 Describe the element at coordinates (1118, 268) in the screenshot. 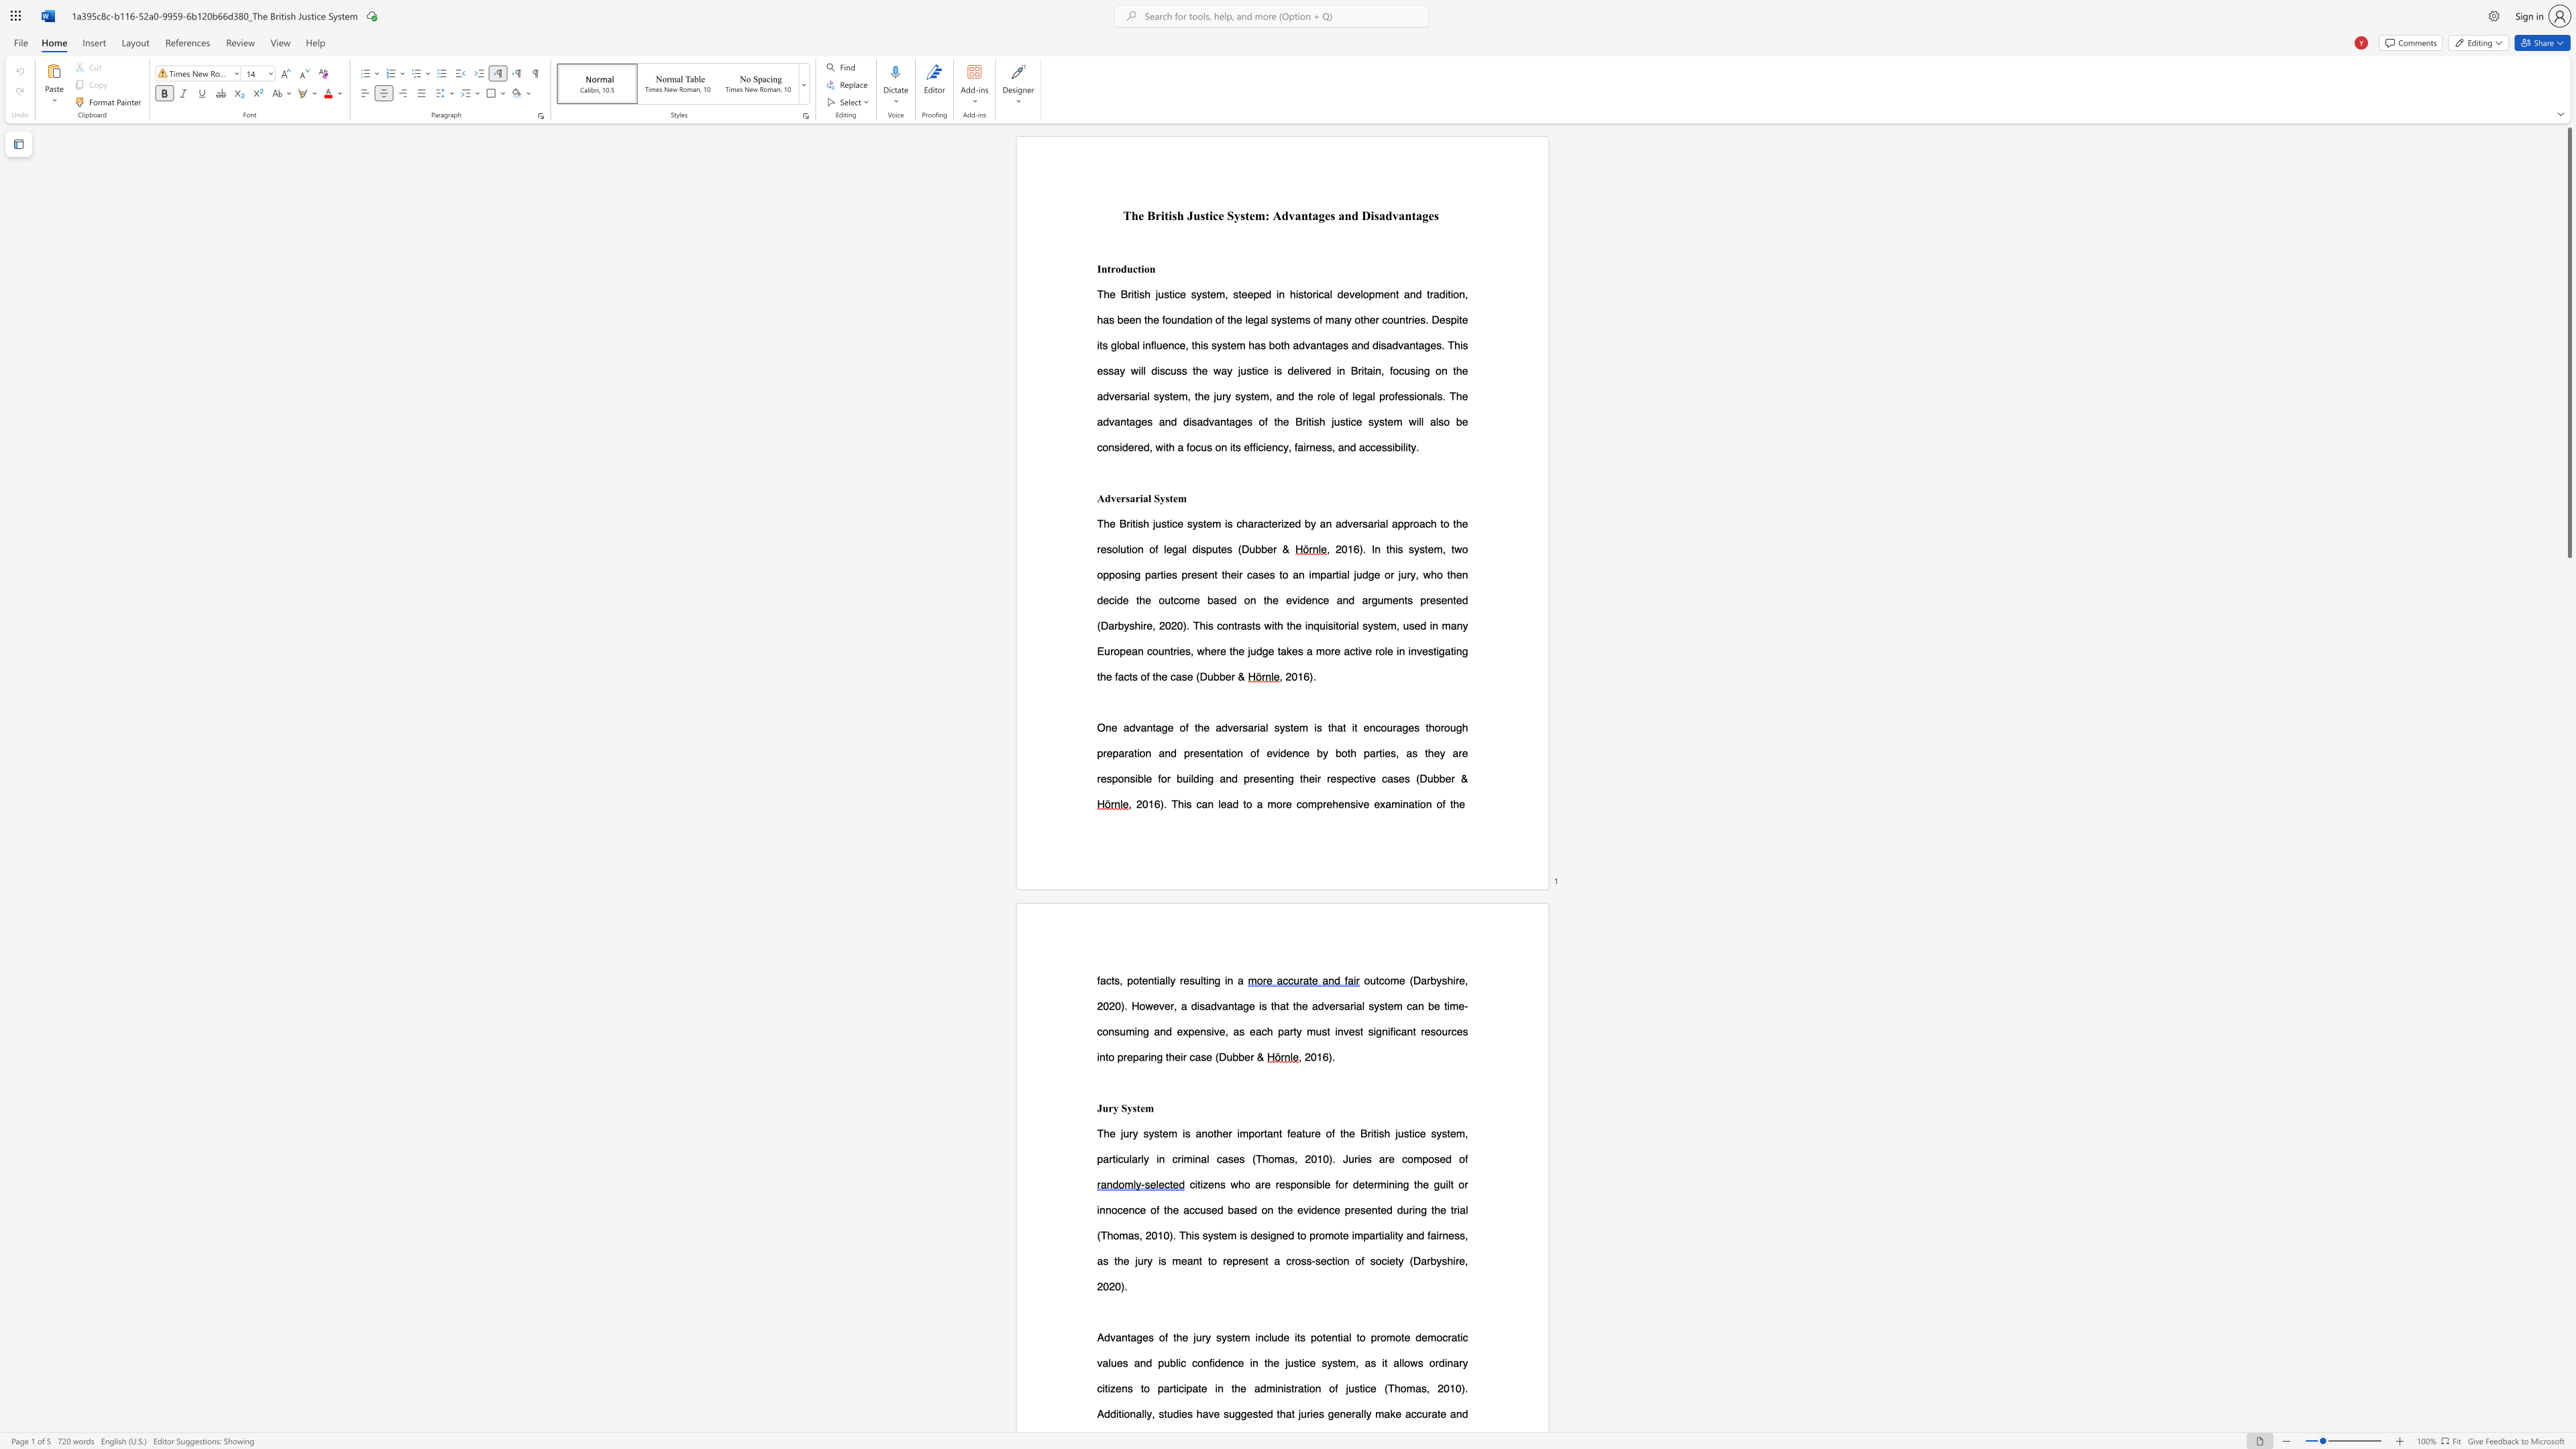

I see `the 1th character "o" in the text` at that location.